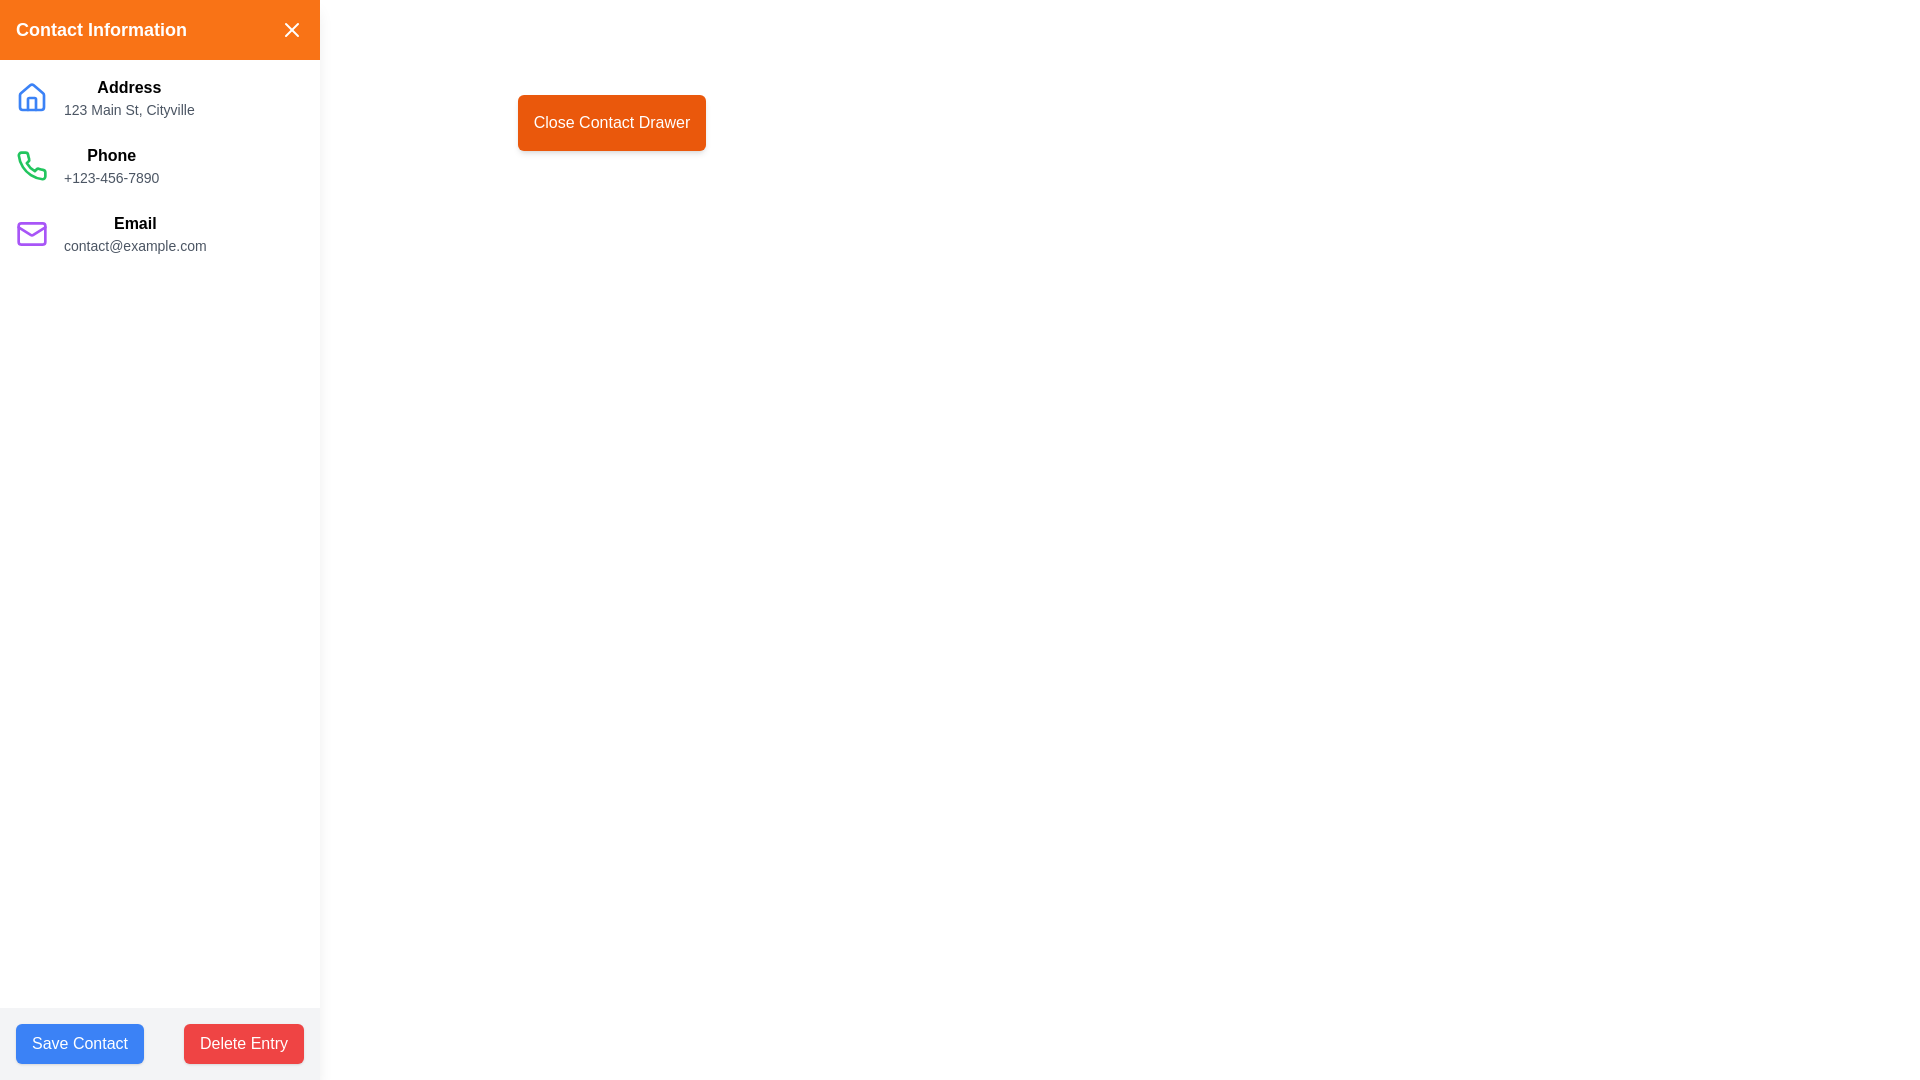 This screenshot has height=1080, width=1920. I want to click on the static text label displaying '123 Main St, Cityville', which is located beneath the bolded title 'Address' in the contact information section, so click(128, 110).